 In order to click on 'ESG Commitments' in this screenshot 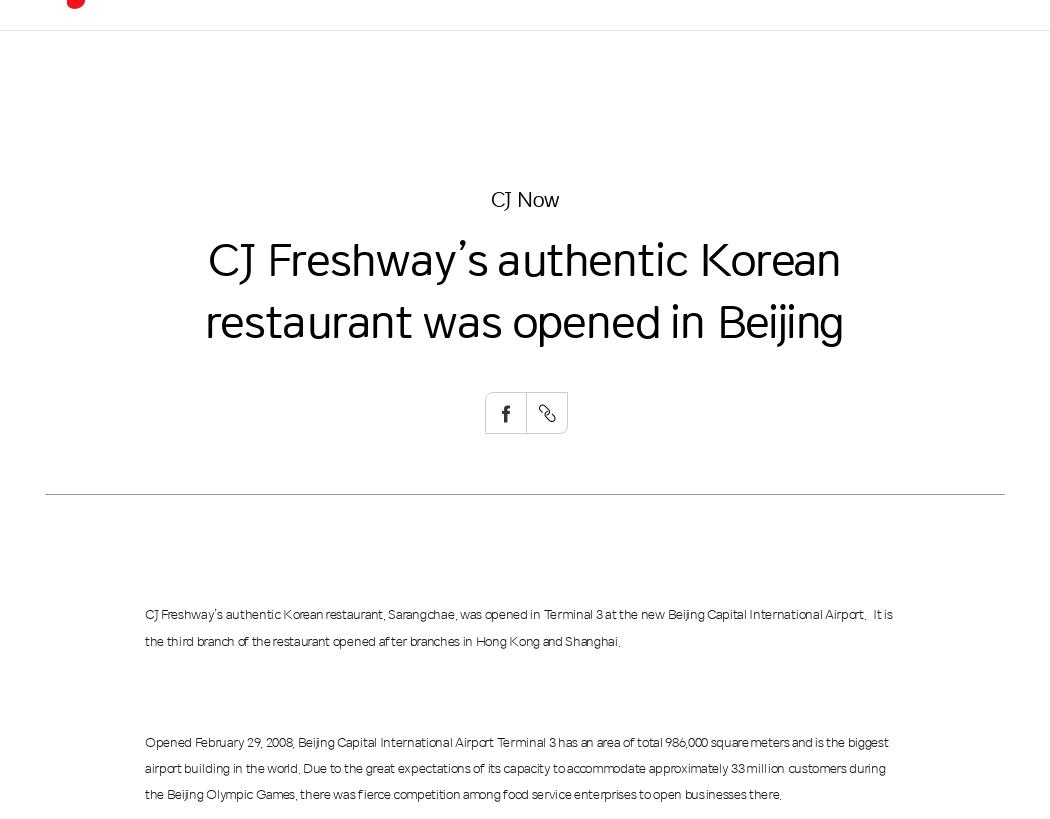, I will do `click(486, 118)`.